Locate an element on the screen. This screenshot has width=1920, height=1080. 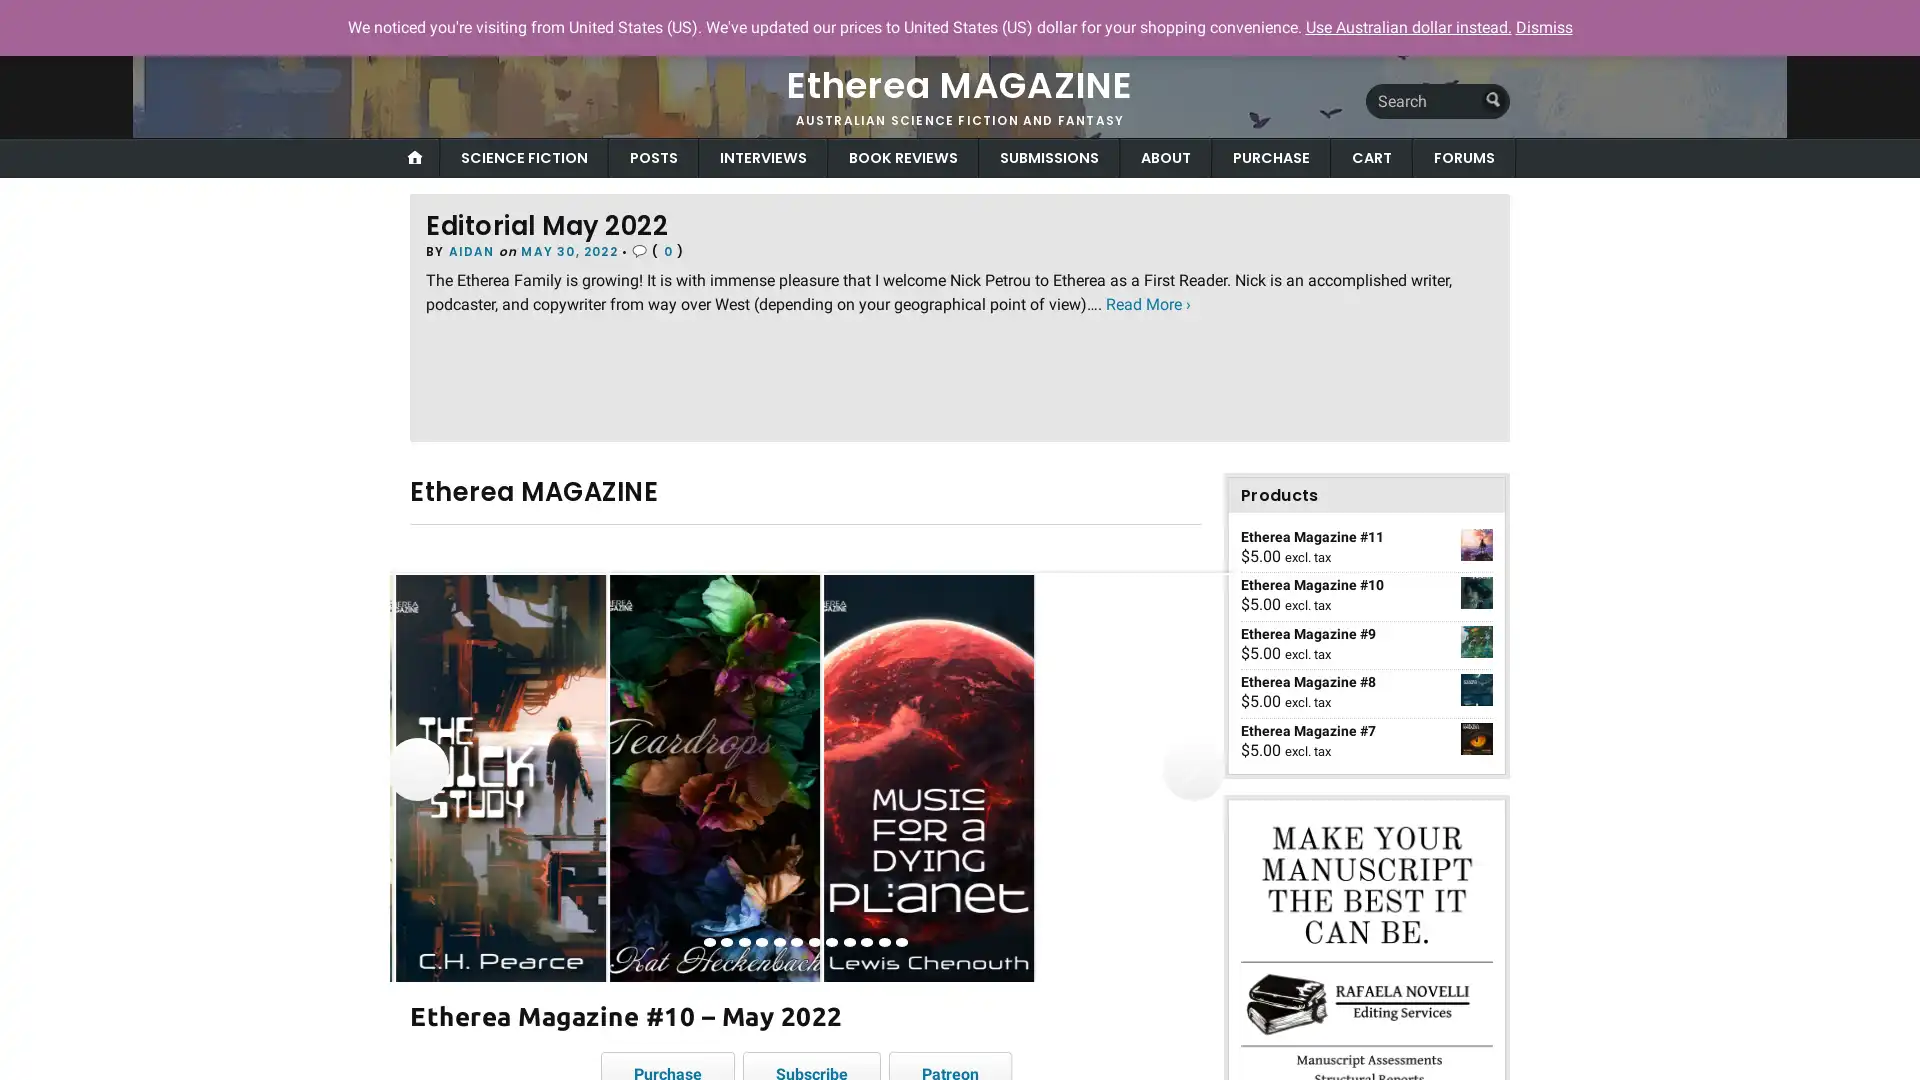
view image 6 of 12 in carousel is located at coordinates (795, 941).